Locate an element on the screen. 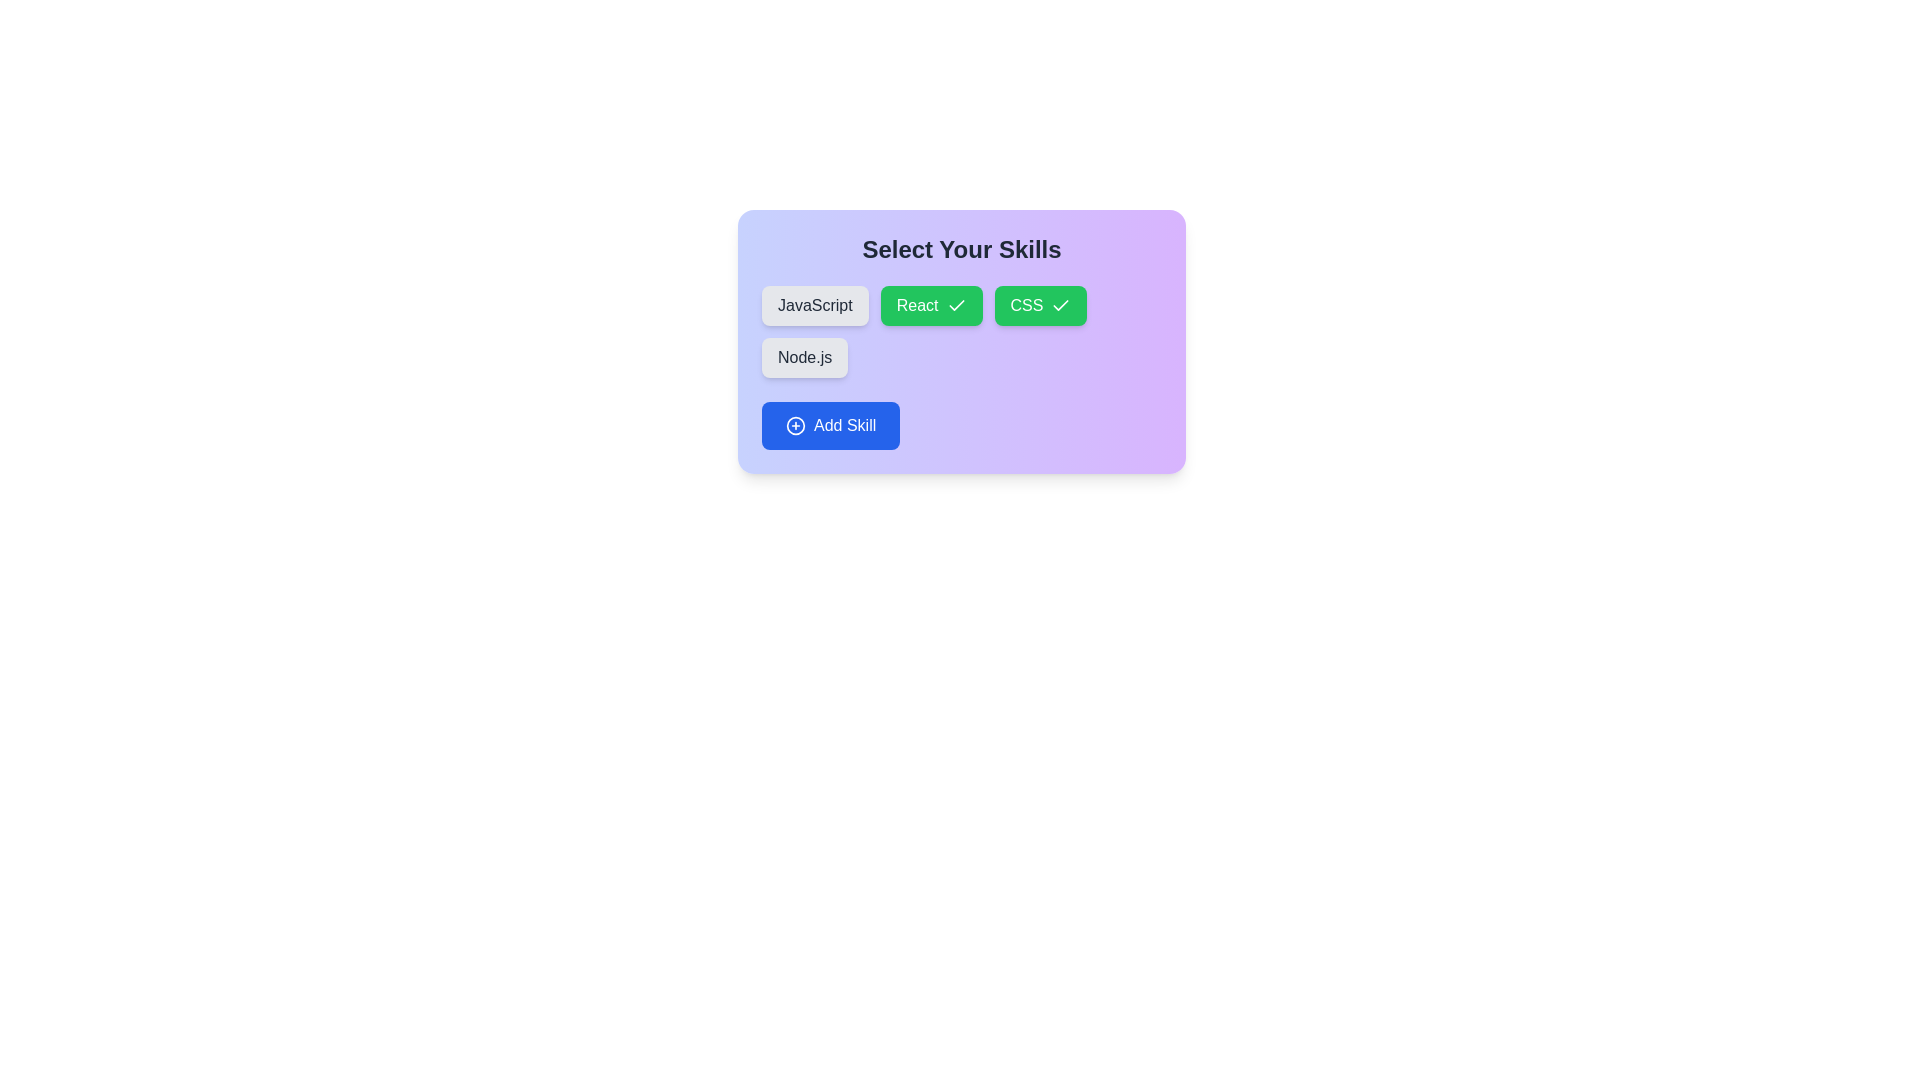 The height and width of the screenshot is (1080, 1920). the 'Add Skill' button to add a new skill is located at coordinates (831, 424).